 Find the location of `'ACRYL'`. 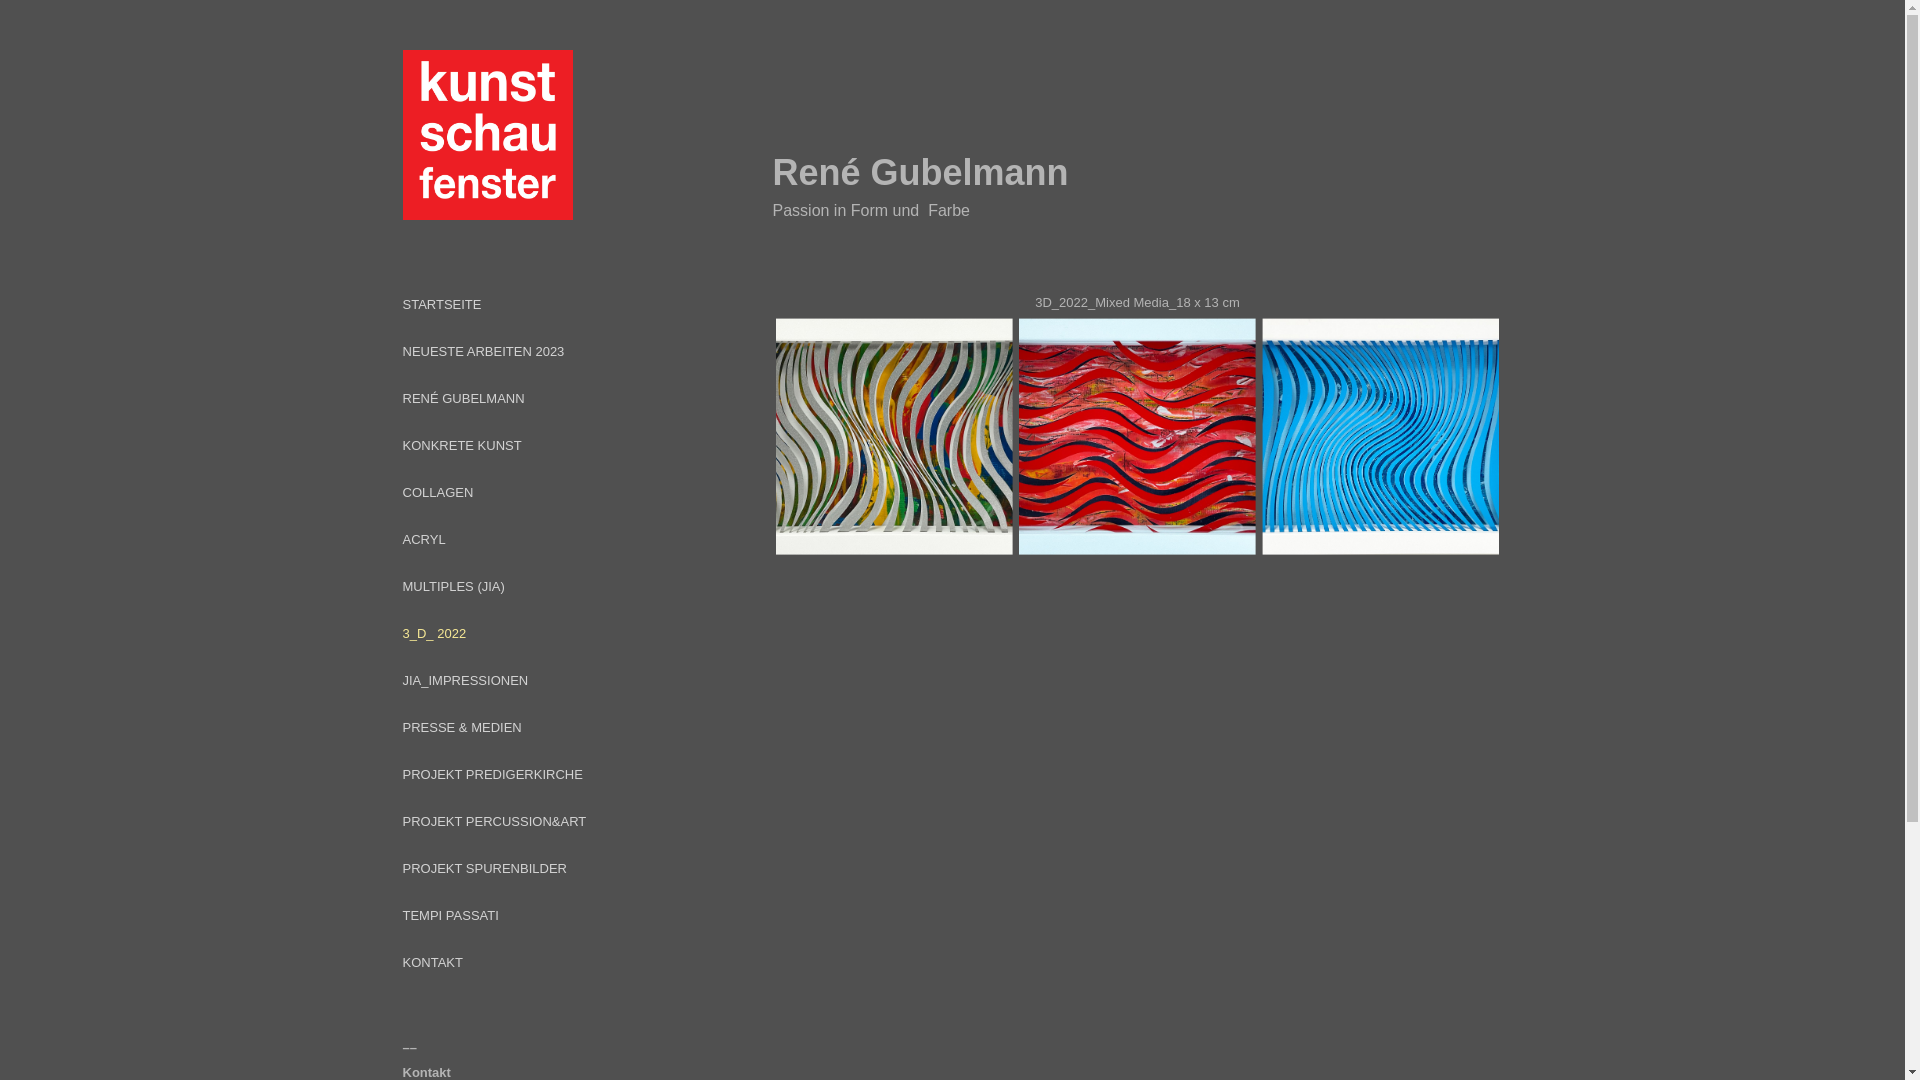

'ACRYL' is located at coordinates (422, 538).